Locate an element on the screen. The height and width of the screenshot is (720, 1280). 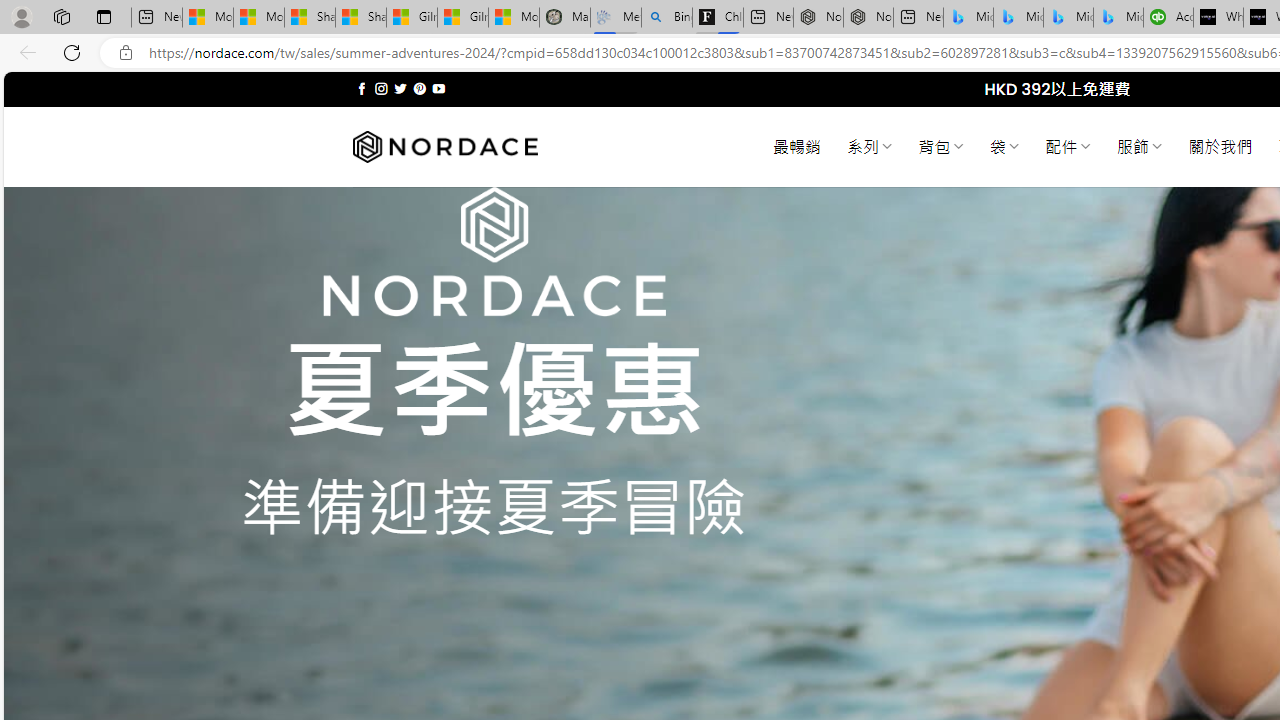
'Gilma and Hector both pose tropical trouble for Hawaii' is located at coordinates (461, 17).